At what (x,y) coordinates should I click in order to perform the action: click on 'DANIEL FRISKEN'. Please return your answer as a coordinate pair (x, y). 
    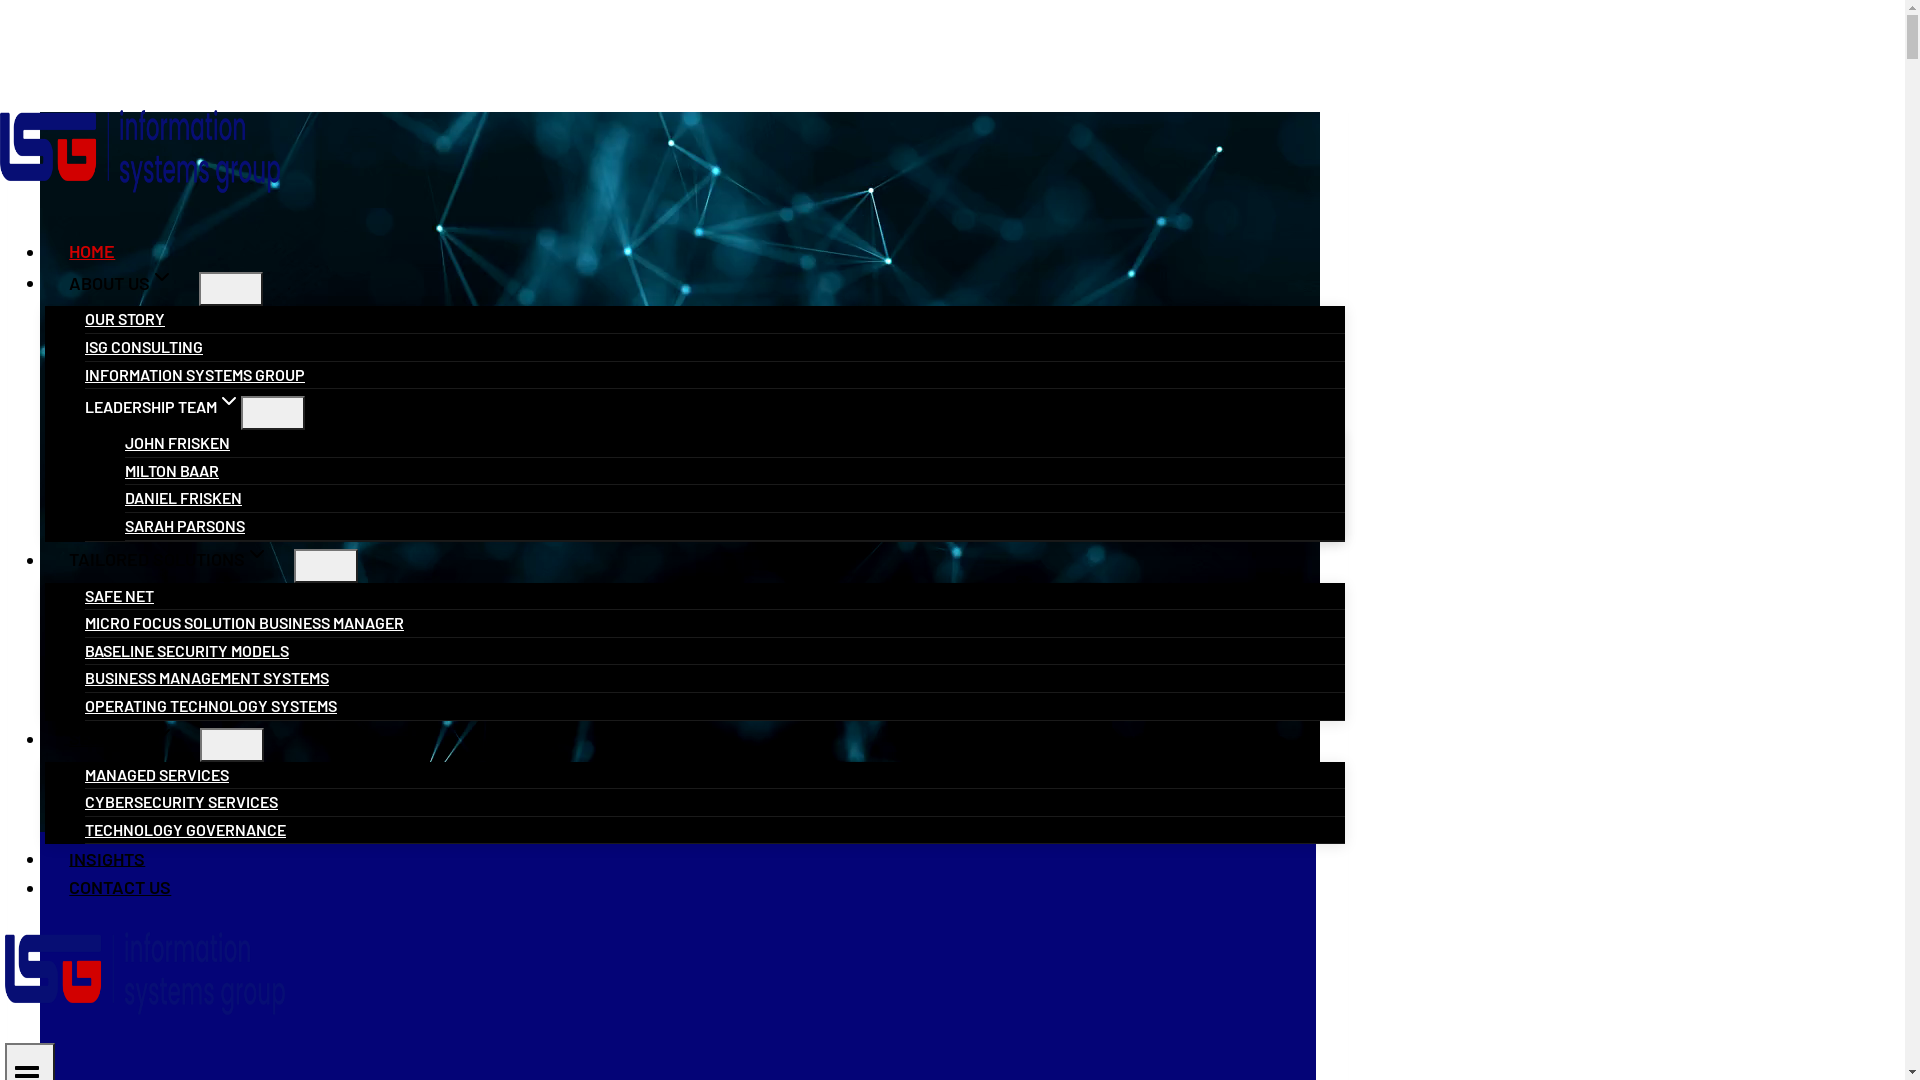
    Looking at the image, I should click on (183, 496).